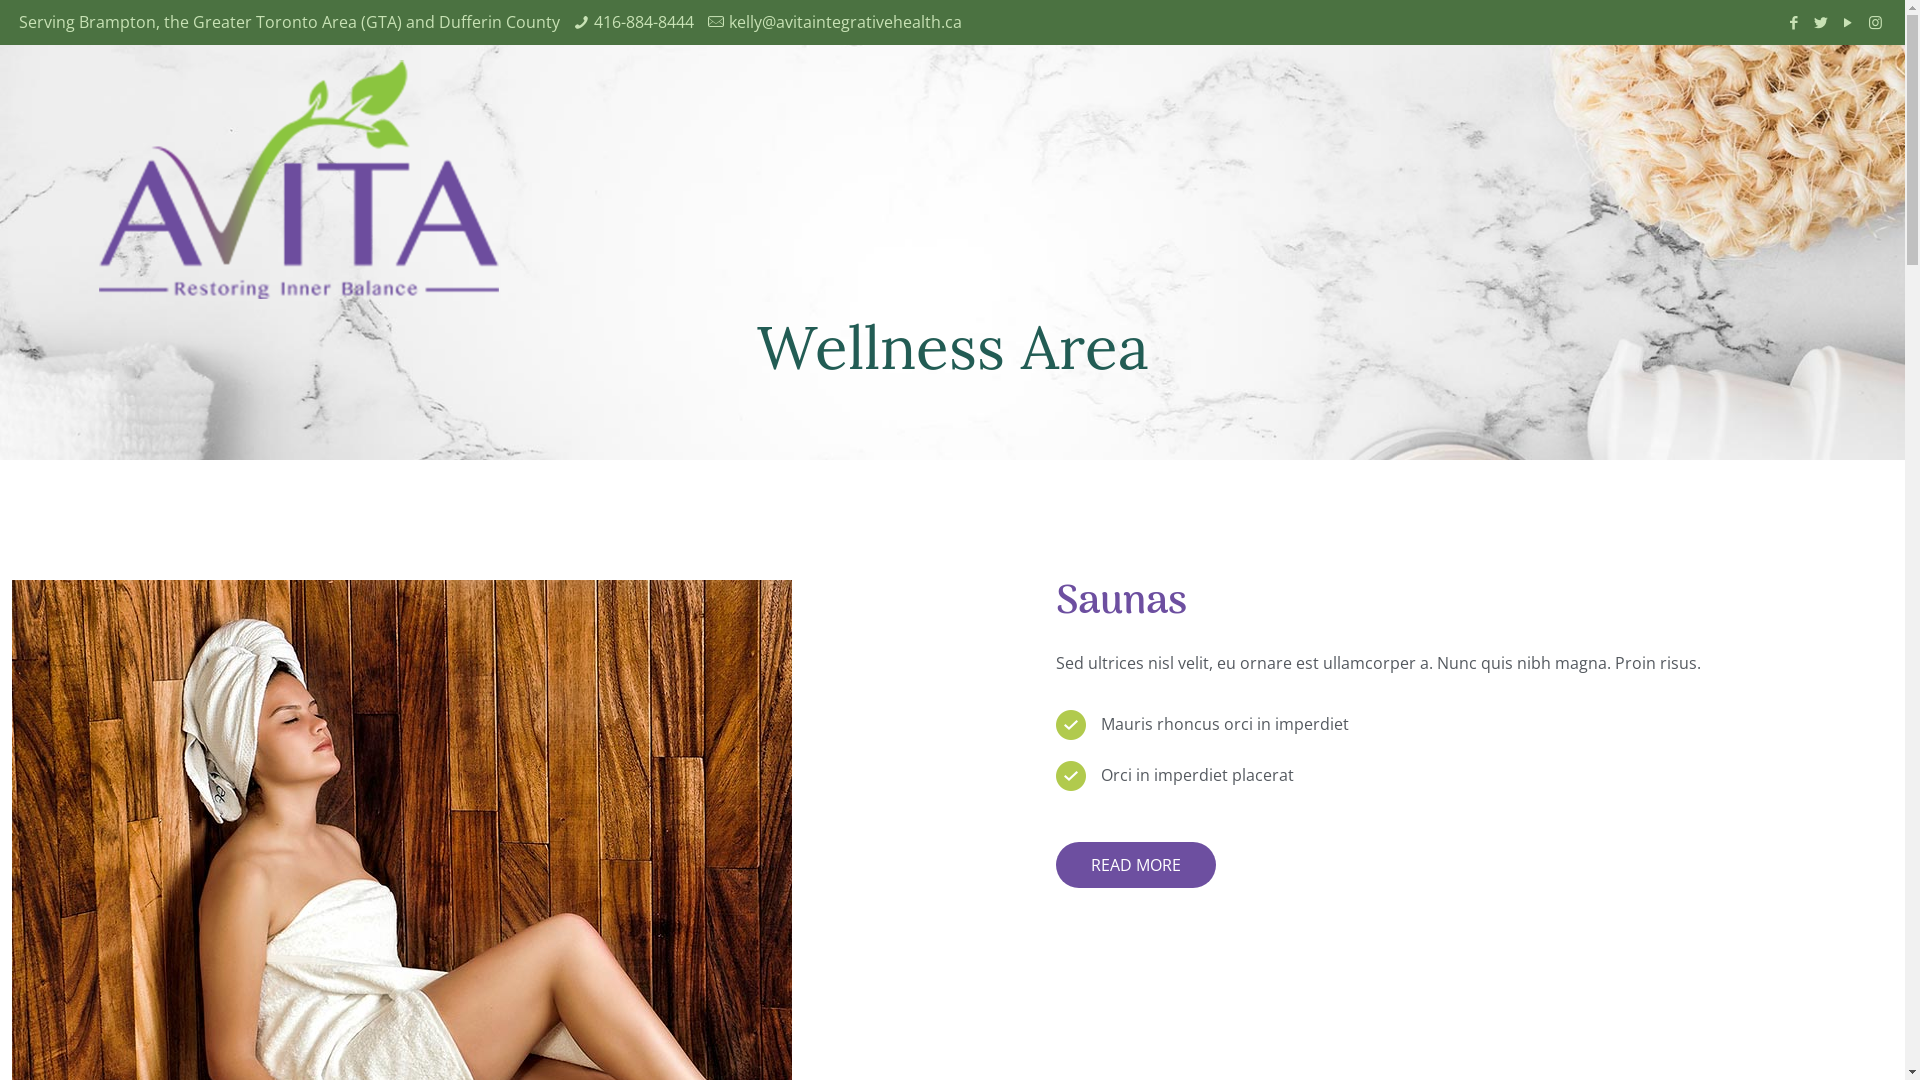 The width and height of the screenshot is (1920, 1080). I want to click on 'Avita Weightloss', so click(297, 182).